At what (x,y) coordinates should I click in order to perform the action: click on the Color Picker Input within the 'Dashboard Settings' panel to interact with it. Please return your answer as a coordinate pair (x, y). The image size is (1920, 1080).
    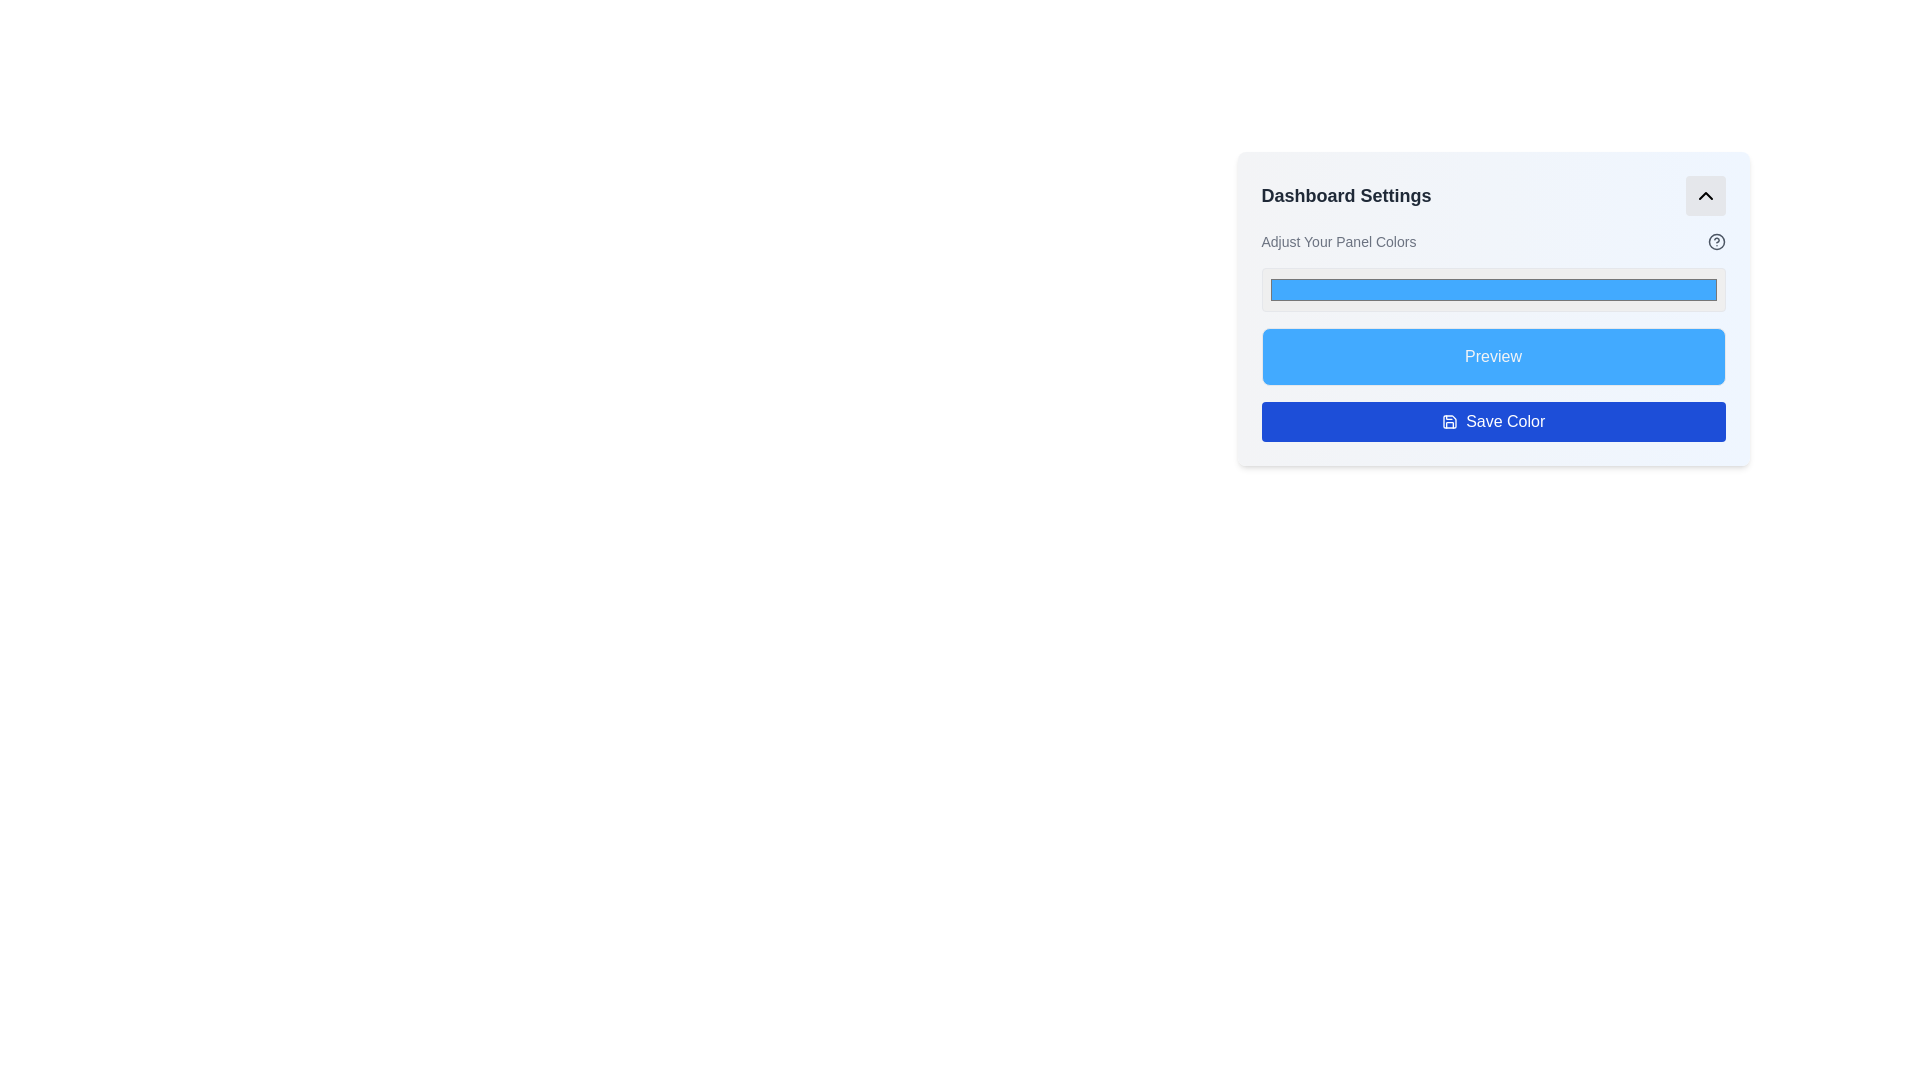
    Looking at the image, I should click on (1493, 308).